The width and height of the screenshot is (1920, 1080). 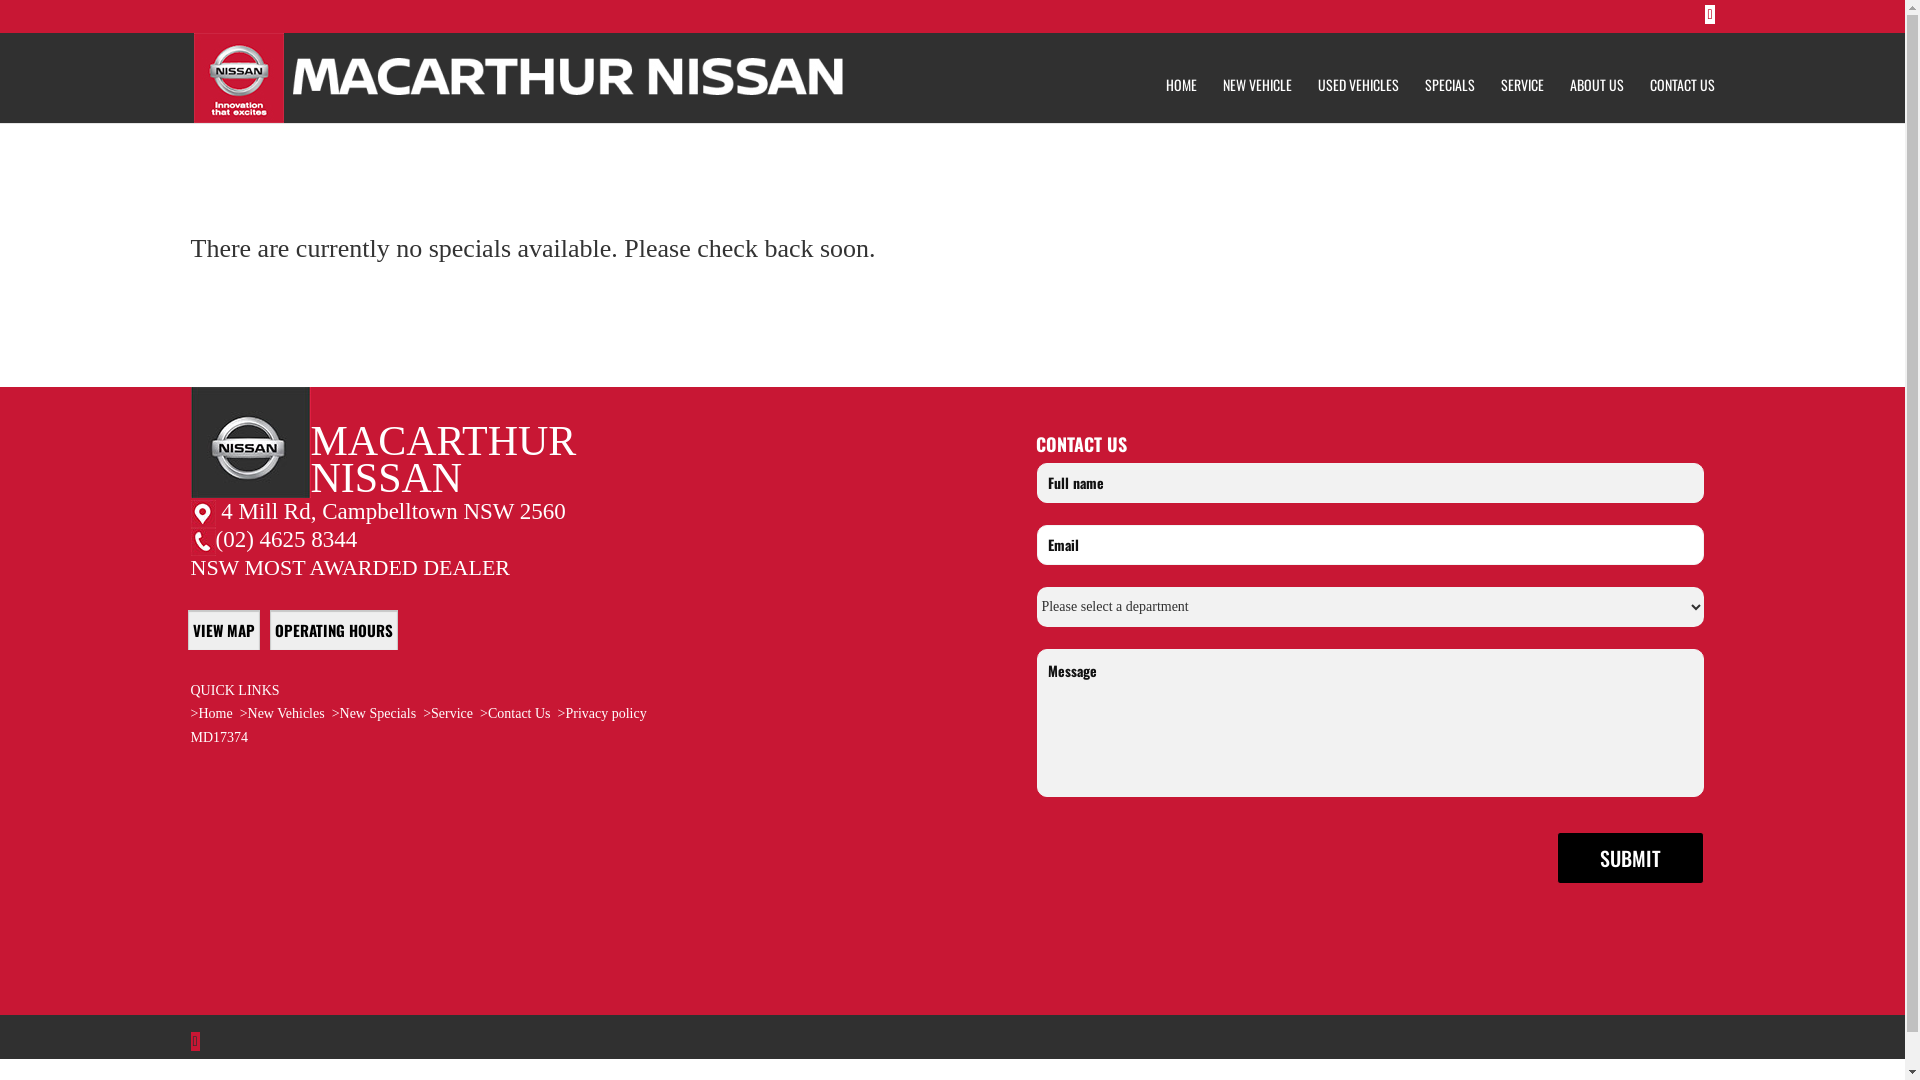 I want to click on 'NEW VEHICLE', so click(x=1255, y=91).